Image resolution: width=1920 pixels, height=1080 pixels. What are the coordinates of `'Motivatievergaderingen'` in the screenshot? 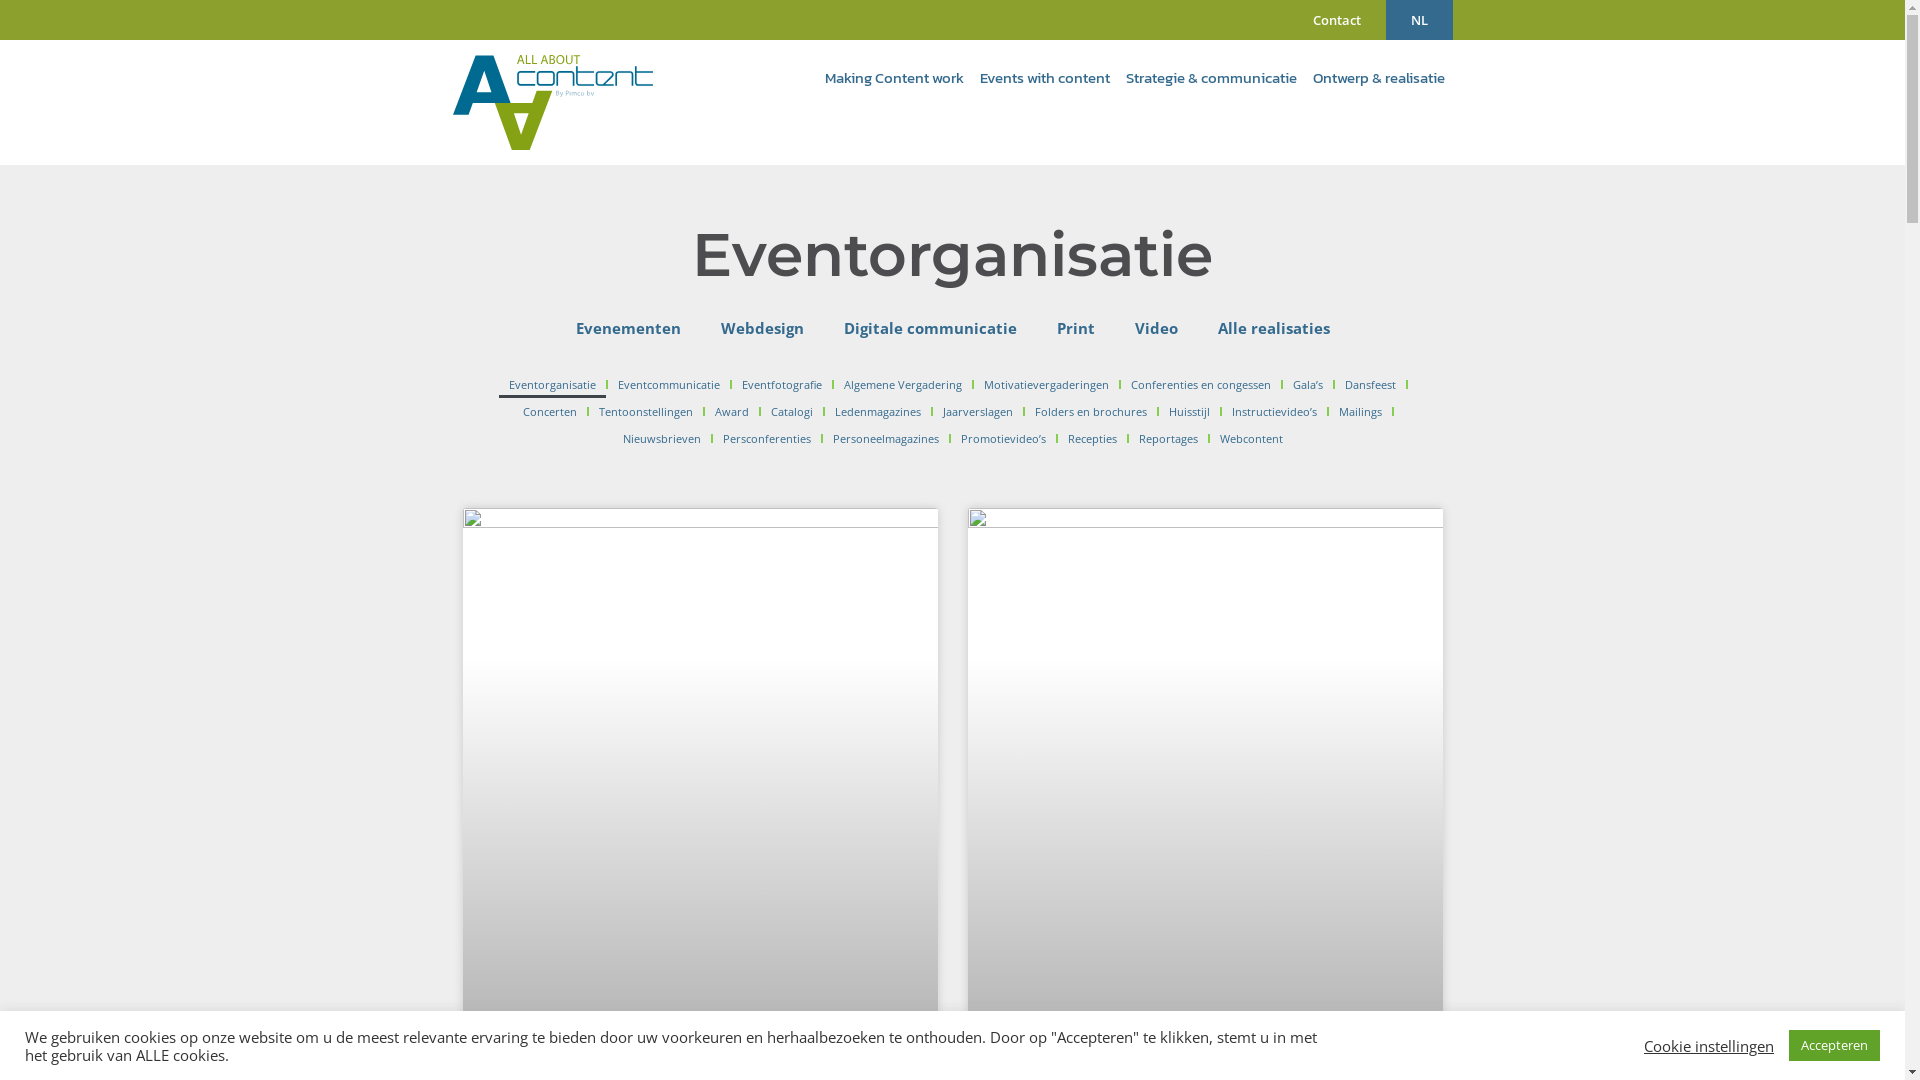 It's located at (1044, 384).